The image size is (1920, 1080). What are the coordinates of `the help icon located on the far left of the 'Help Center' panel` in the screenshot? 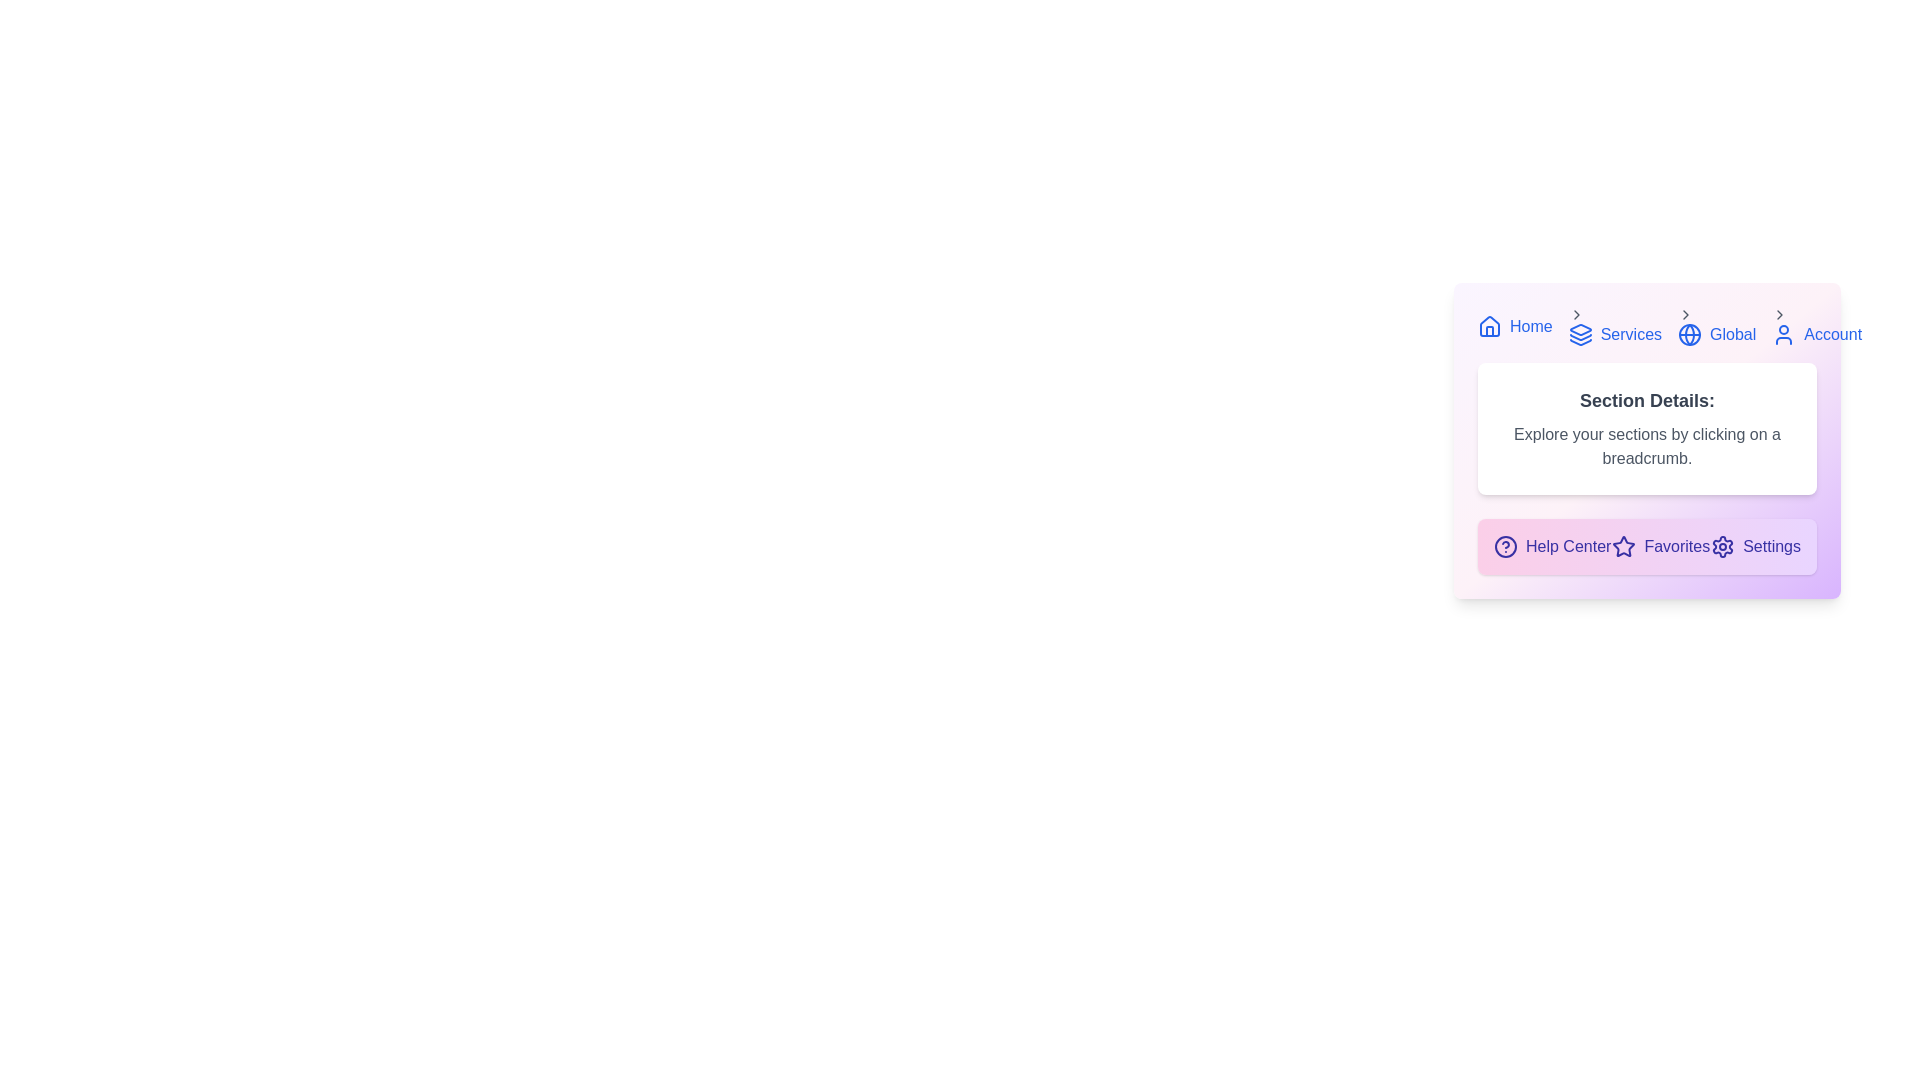 It's located at (1506, 547).